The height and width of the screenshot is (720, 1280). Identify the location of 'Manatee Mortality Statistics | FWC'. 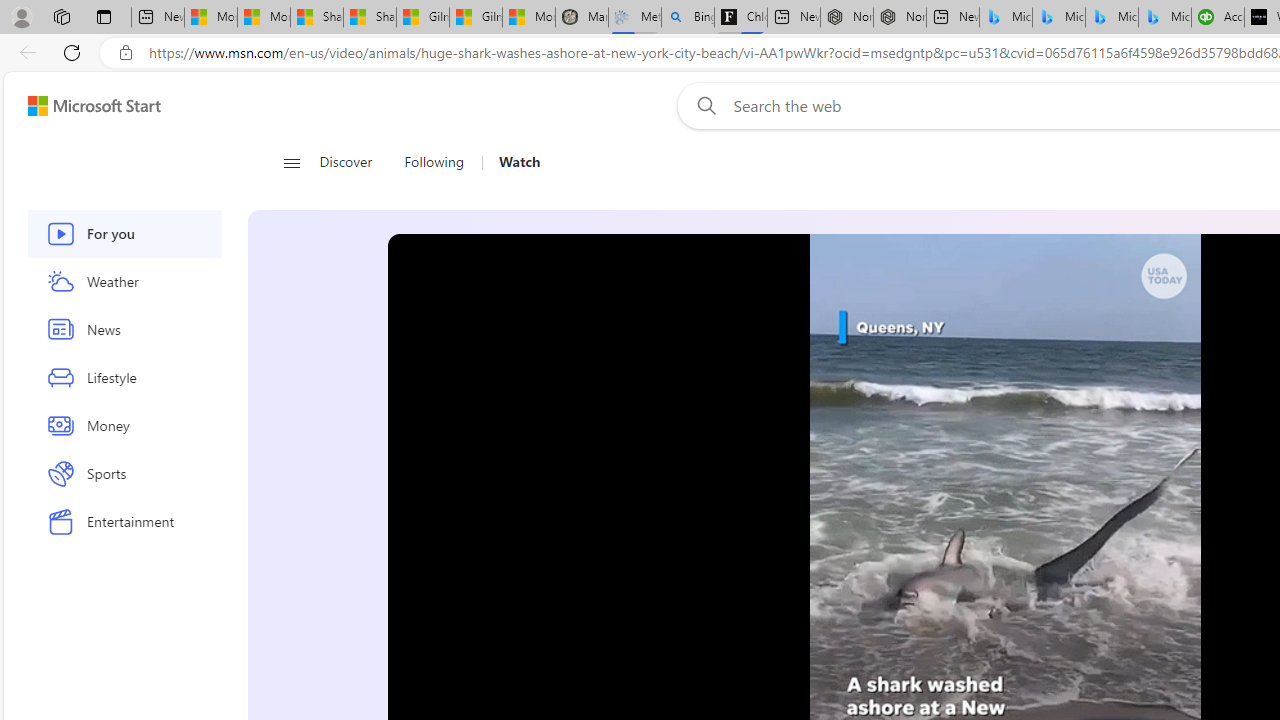
(580, 17).